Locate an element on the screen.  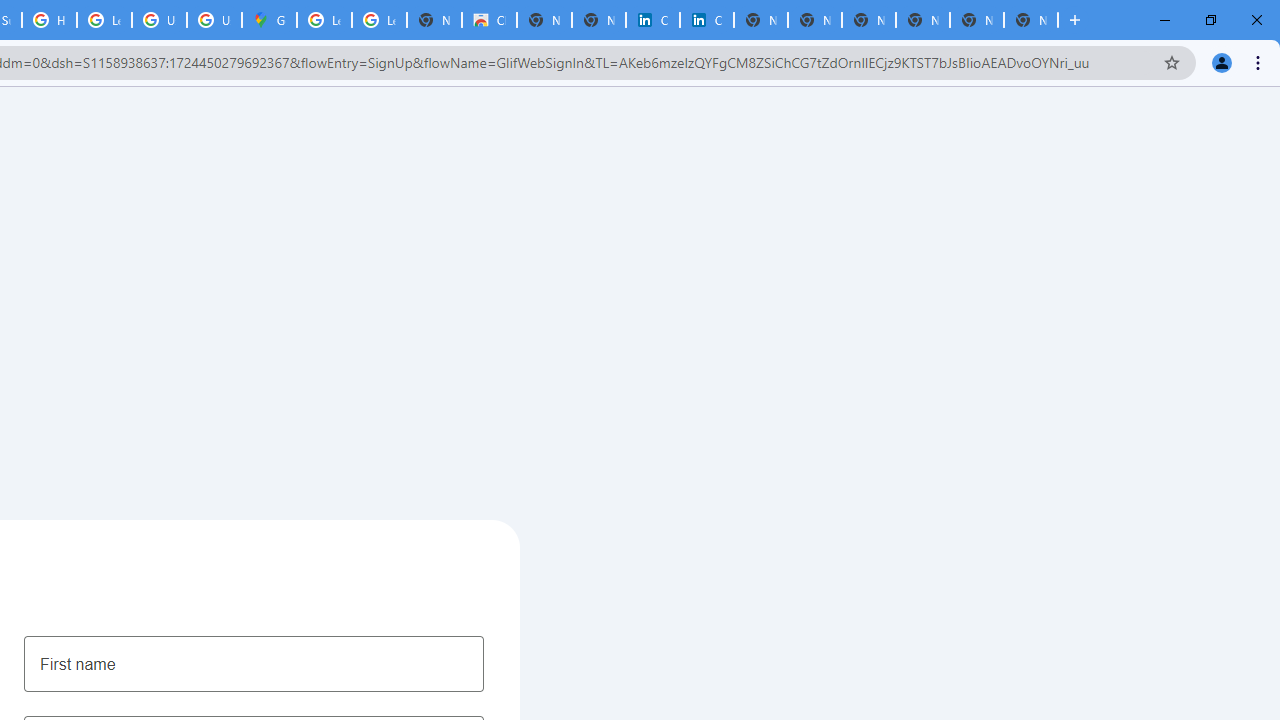
'Cookie Policy | LinkedIn' is located at coordinates (706, 20).